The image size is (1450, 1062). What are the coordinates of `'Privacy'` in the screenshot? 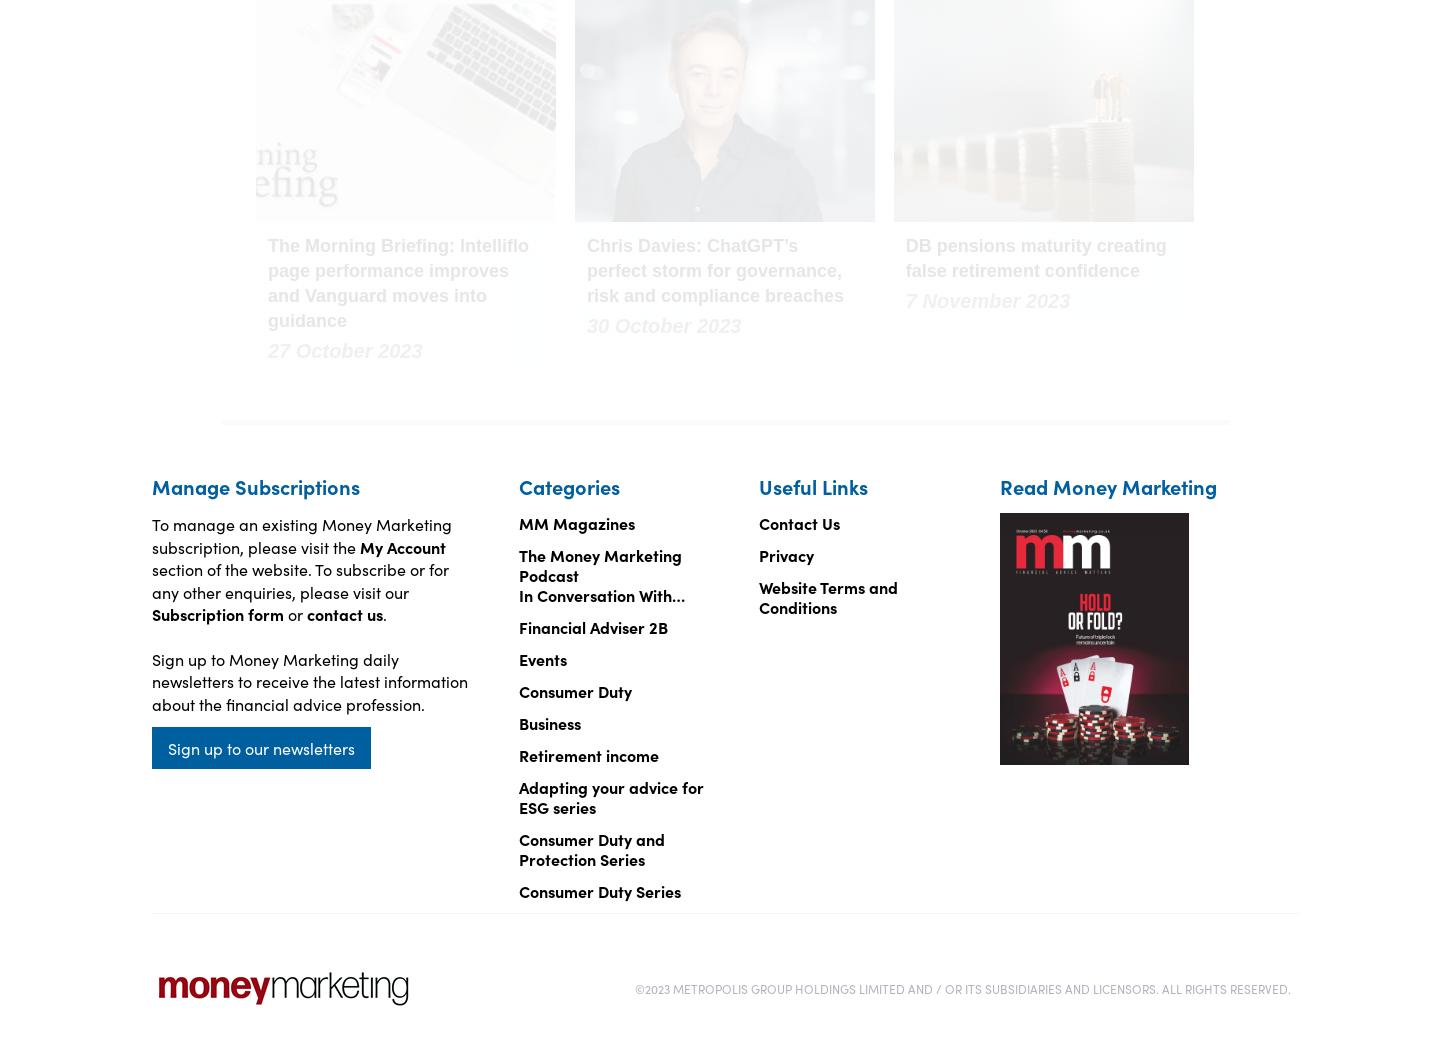 It's located at (786, 555).